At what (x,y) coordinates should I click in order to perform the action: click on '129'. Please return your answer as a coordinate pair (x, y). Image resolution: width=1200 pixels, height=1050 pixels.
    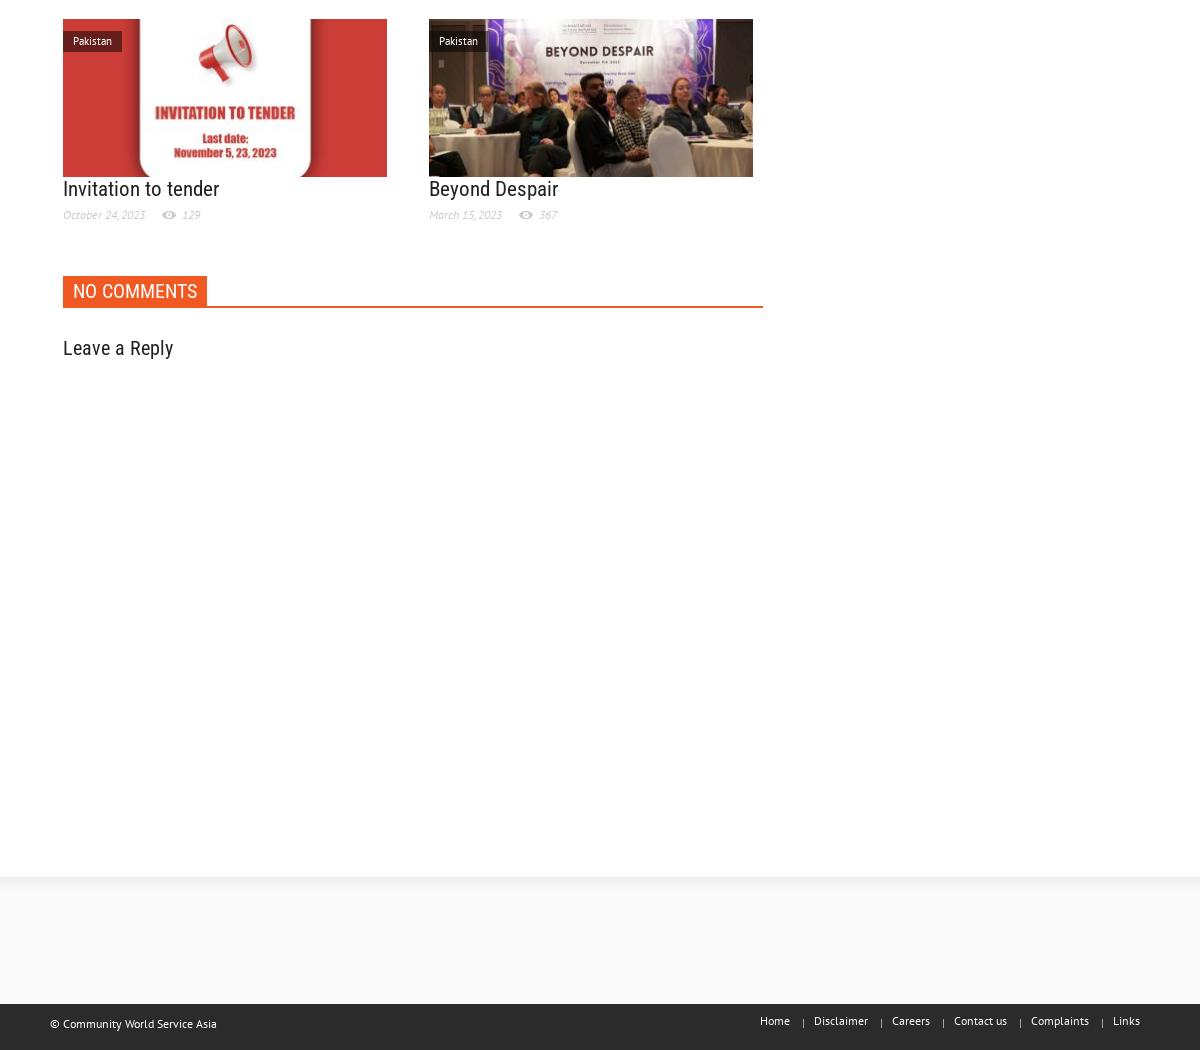
    Looking at the image, I should click on (190, 213).